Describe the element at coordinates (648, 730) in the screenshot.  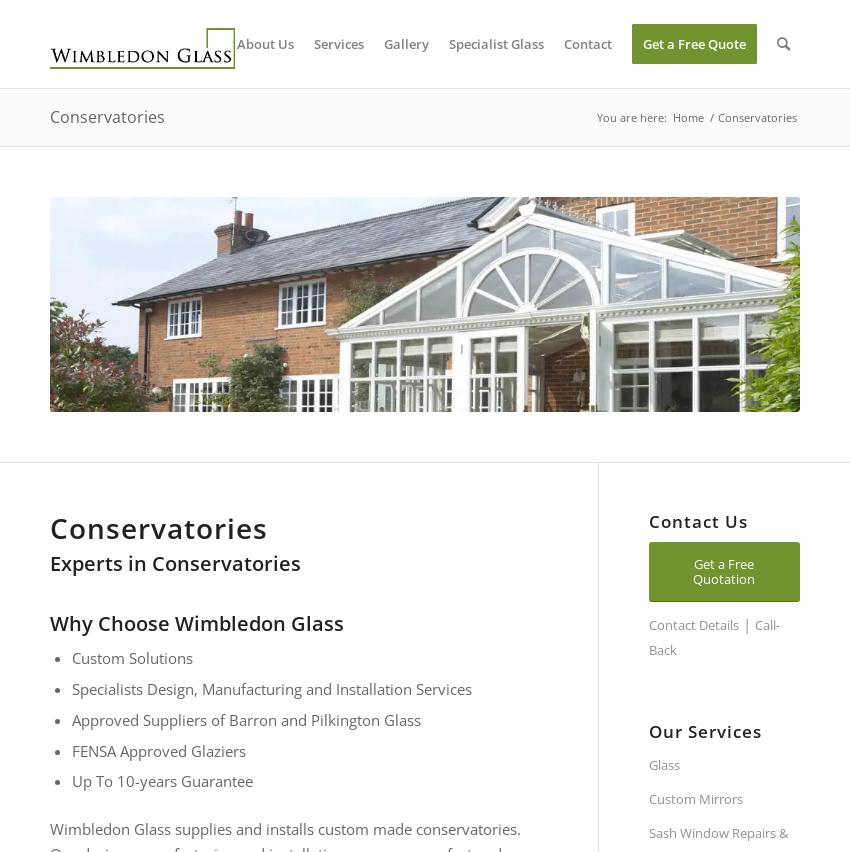
I see `'Our Services'` at that location.